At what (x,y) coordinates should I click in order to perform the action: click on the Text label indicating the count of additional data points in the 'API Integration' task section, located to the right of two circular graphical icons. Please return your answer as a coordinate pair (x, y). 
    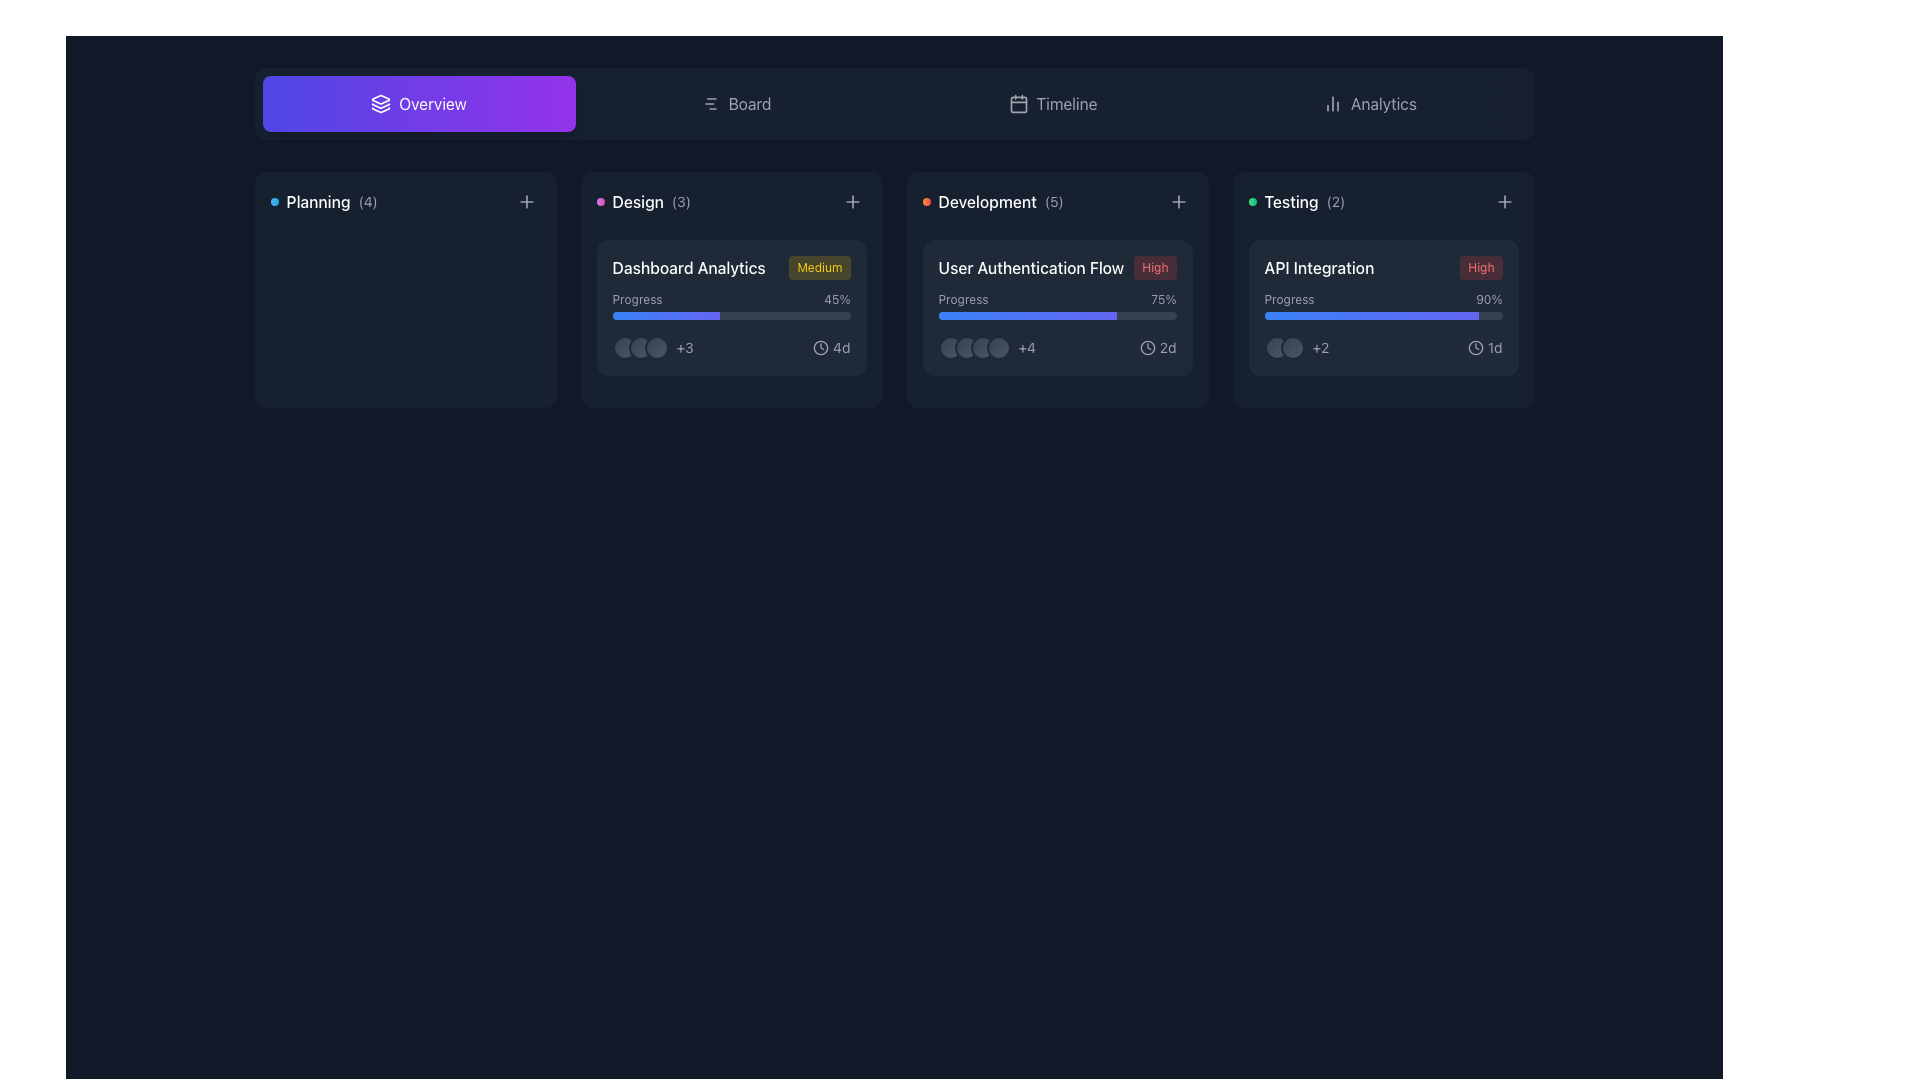
    Looking at the image, I should click on (1296, 346).